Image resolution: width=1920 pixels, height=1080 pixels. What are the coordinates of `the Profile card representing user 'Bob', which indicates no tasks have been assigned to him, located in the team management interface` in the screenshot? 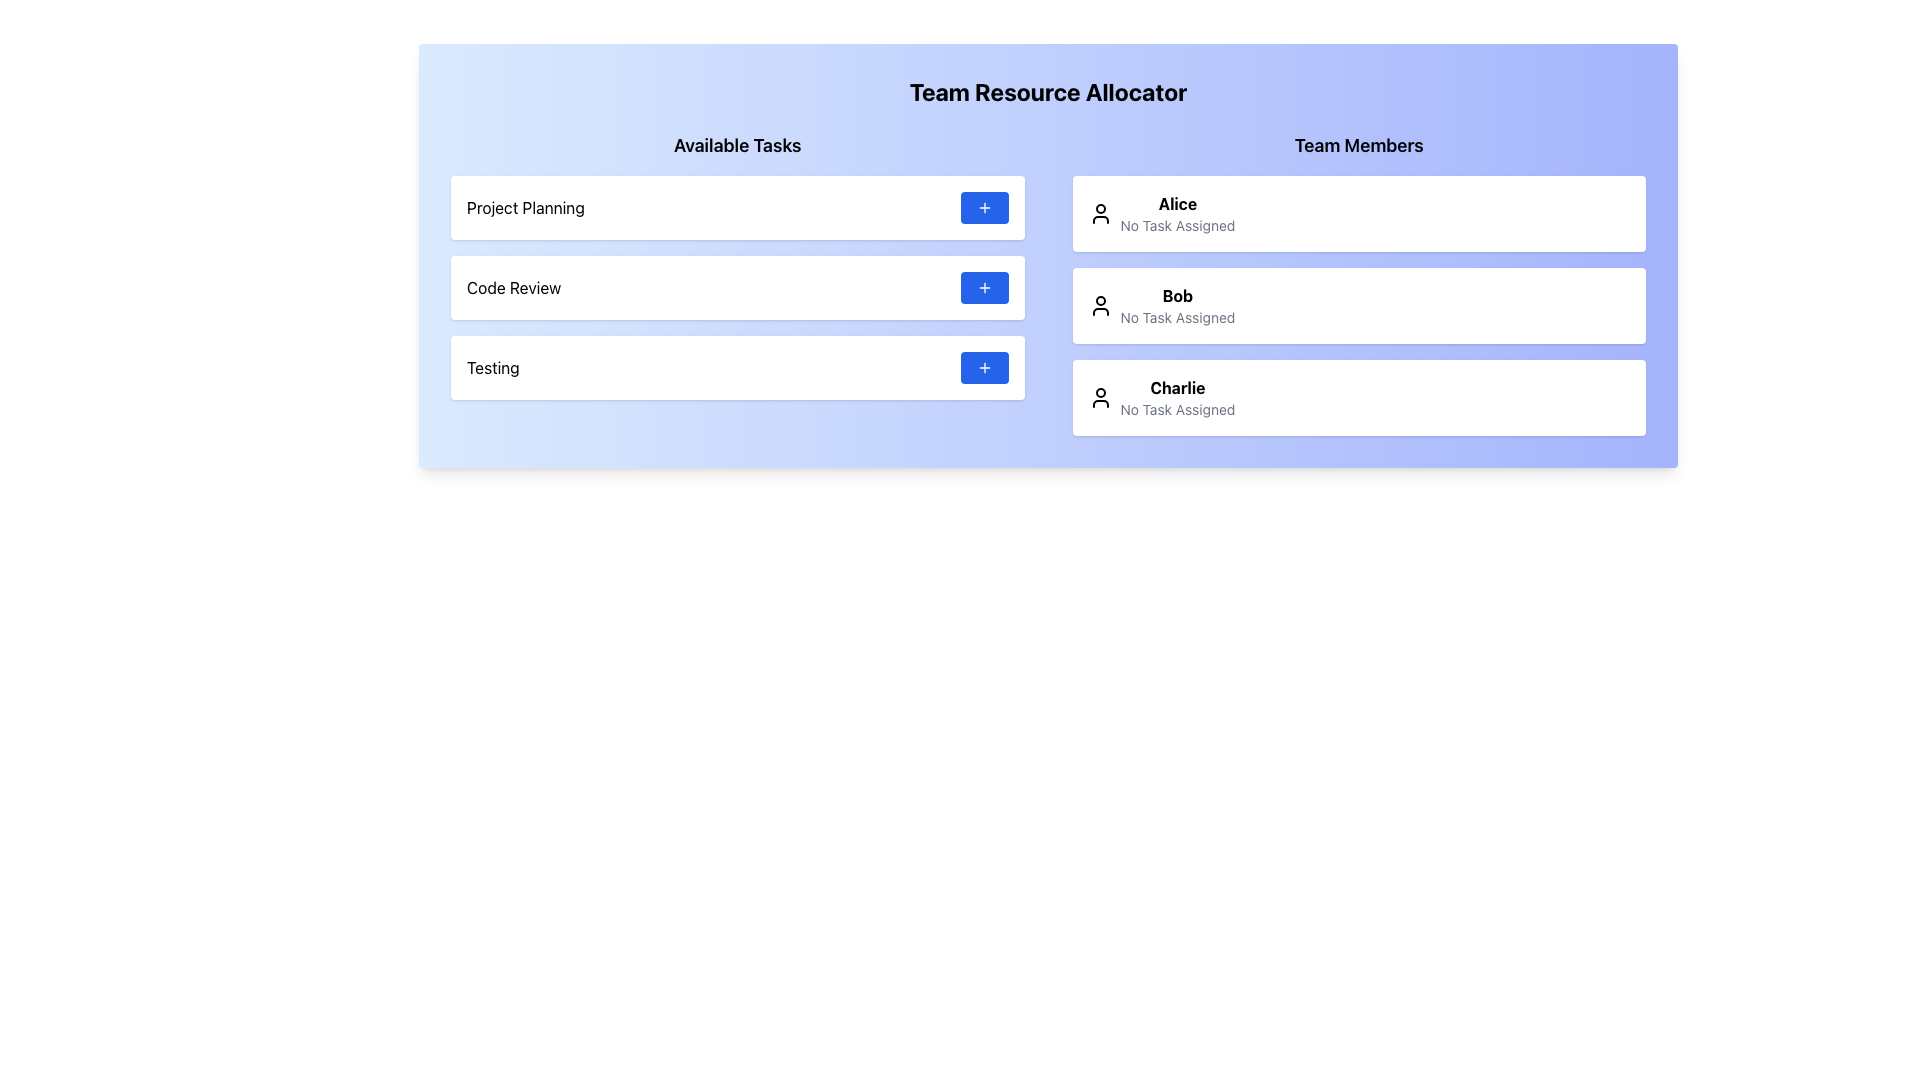 It's located at (1359, 305).